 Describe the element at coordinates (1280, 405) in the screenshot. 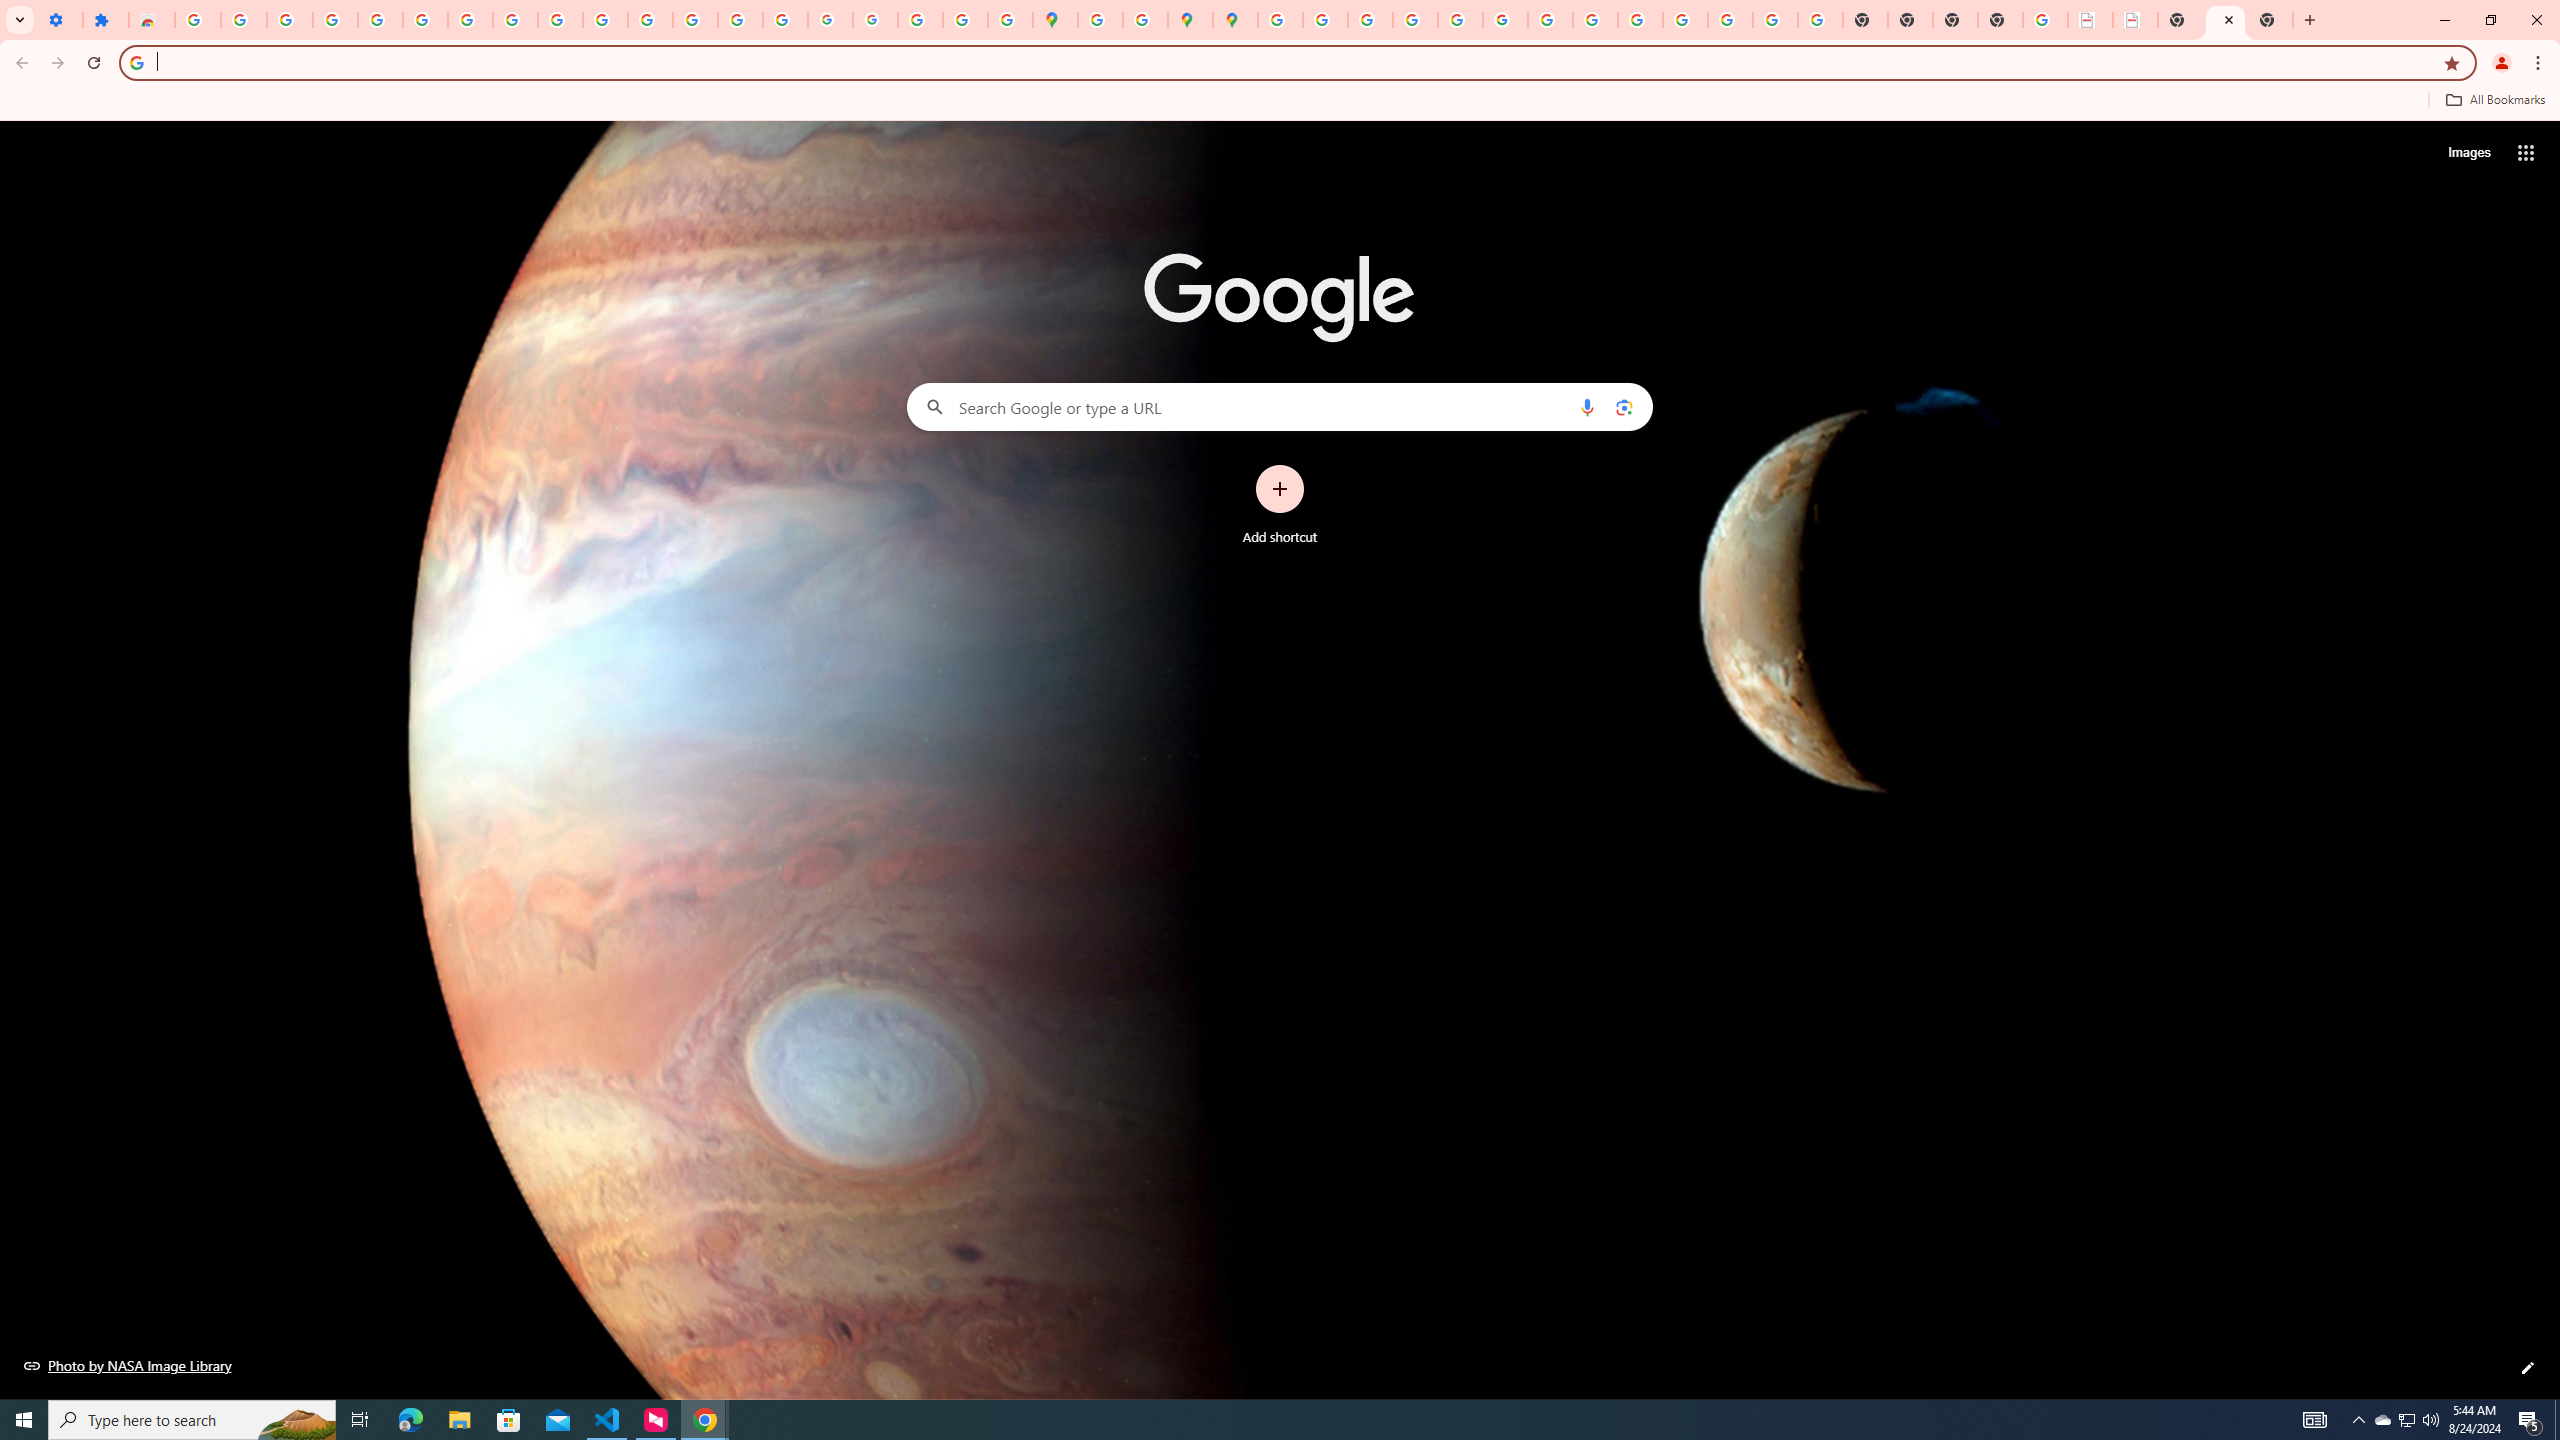

I see `'Search Google or type a URL'` at that location.